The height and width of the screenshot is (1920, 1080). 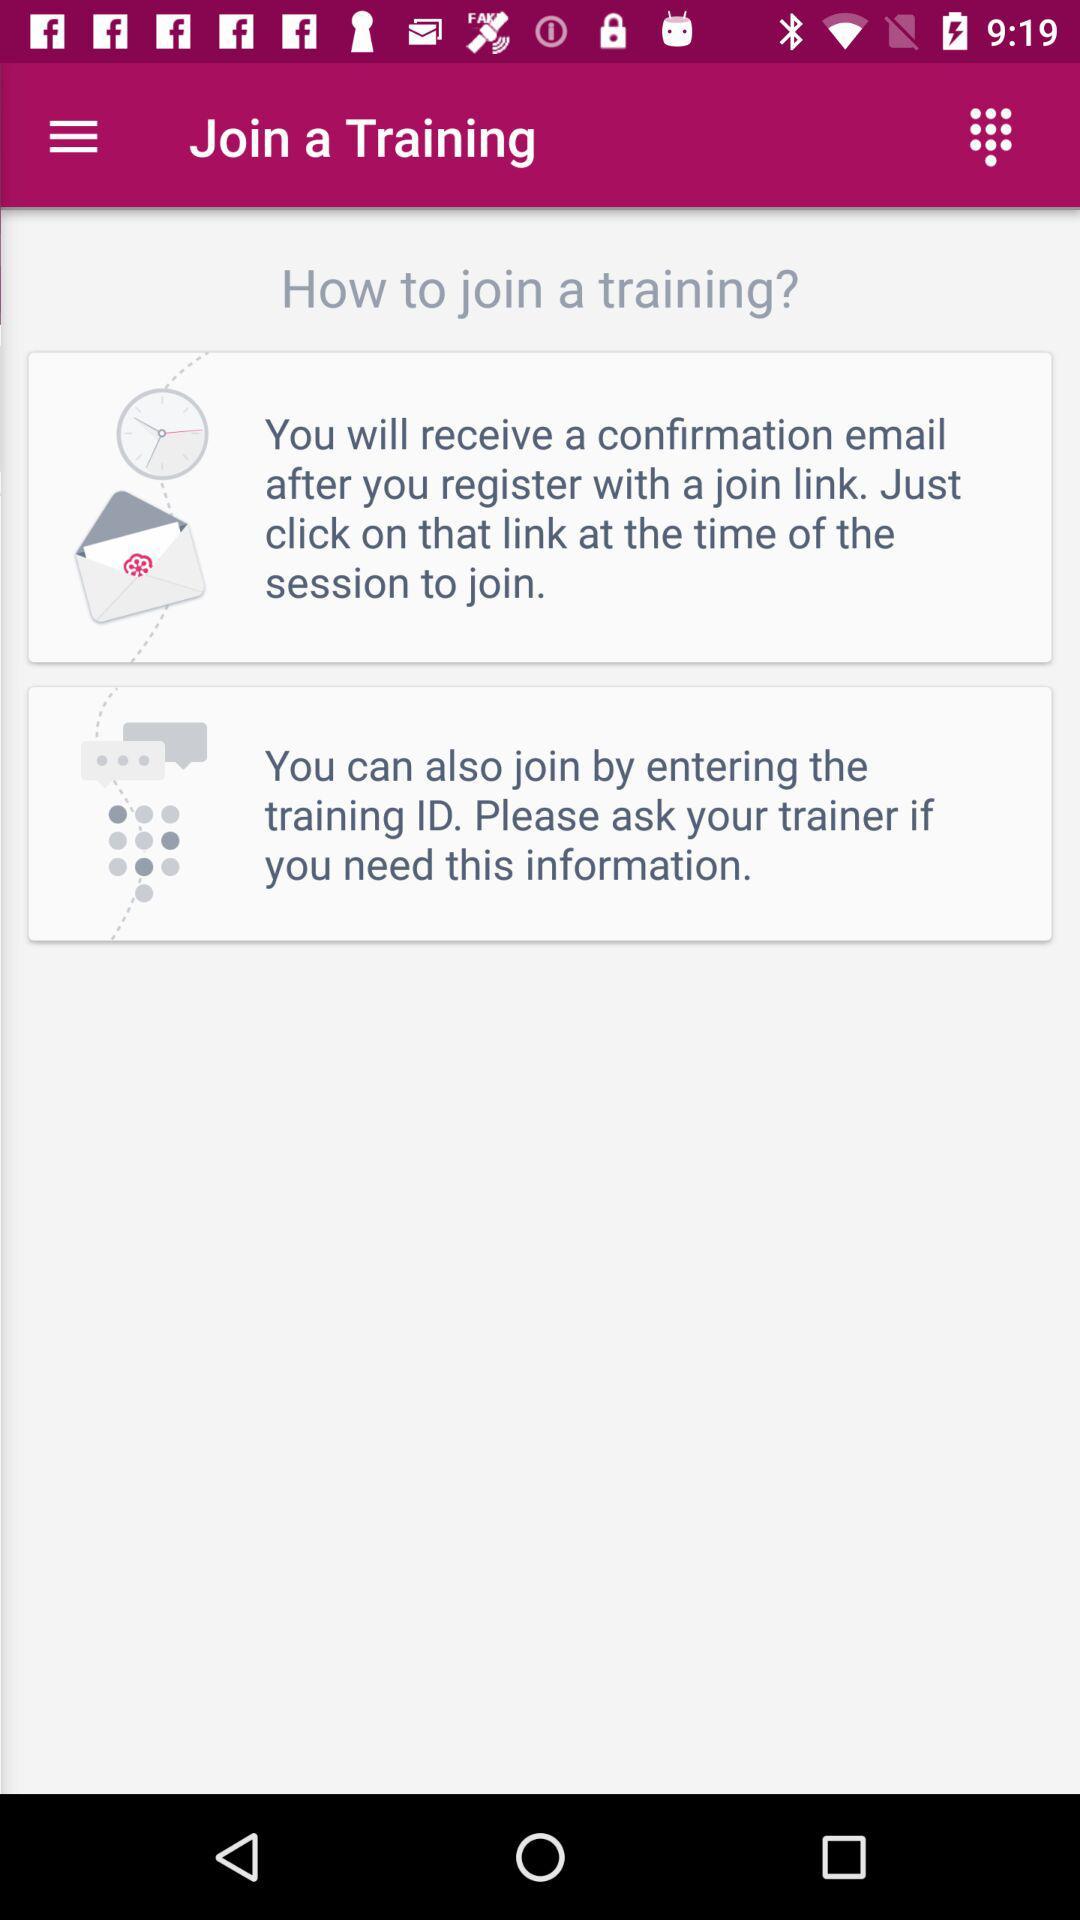 I want to click on the item next to join a training item, so click(x=72, y=135).